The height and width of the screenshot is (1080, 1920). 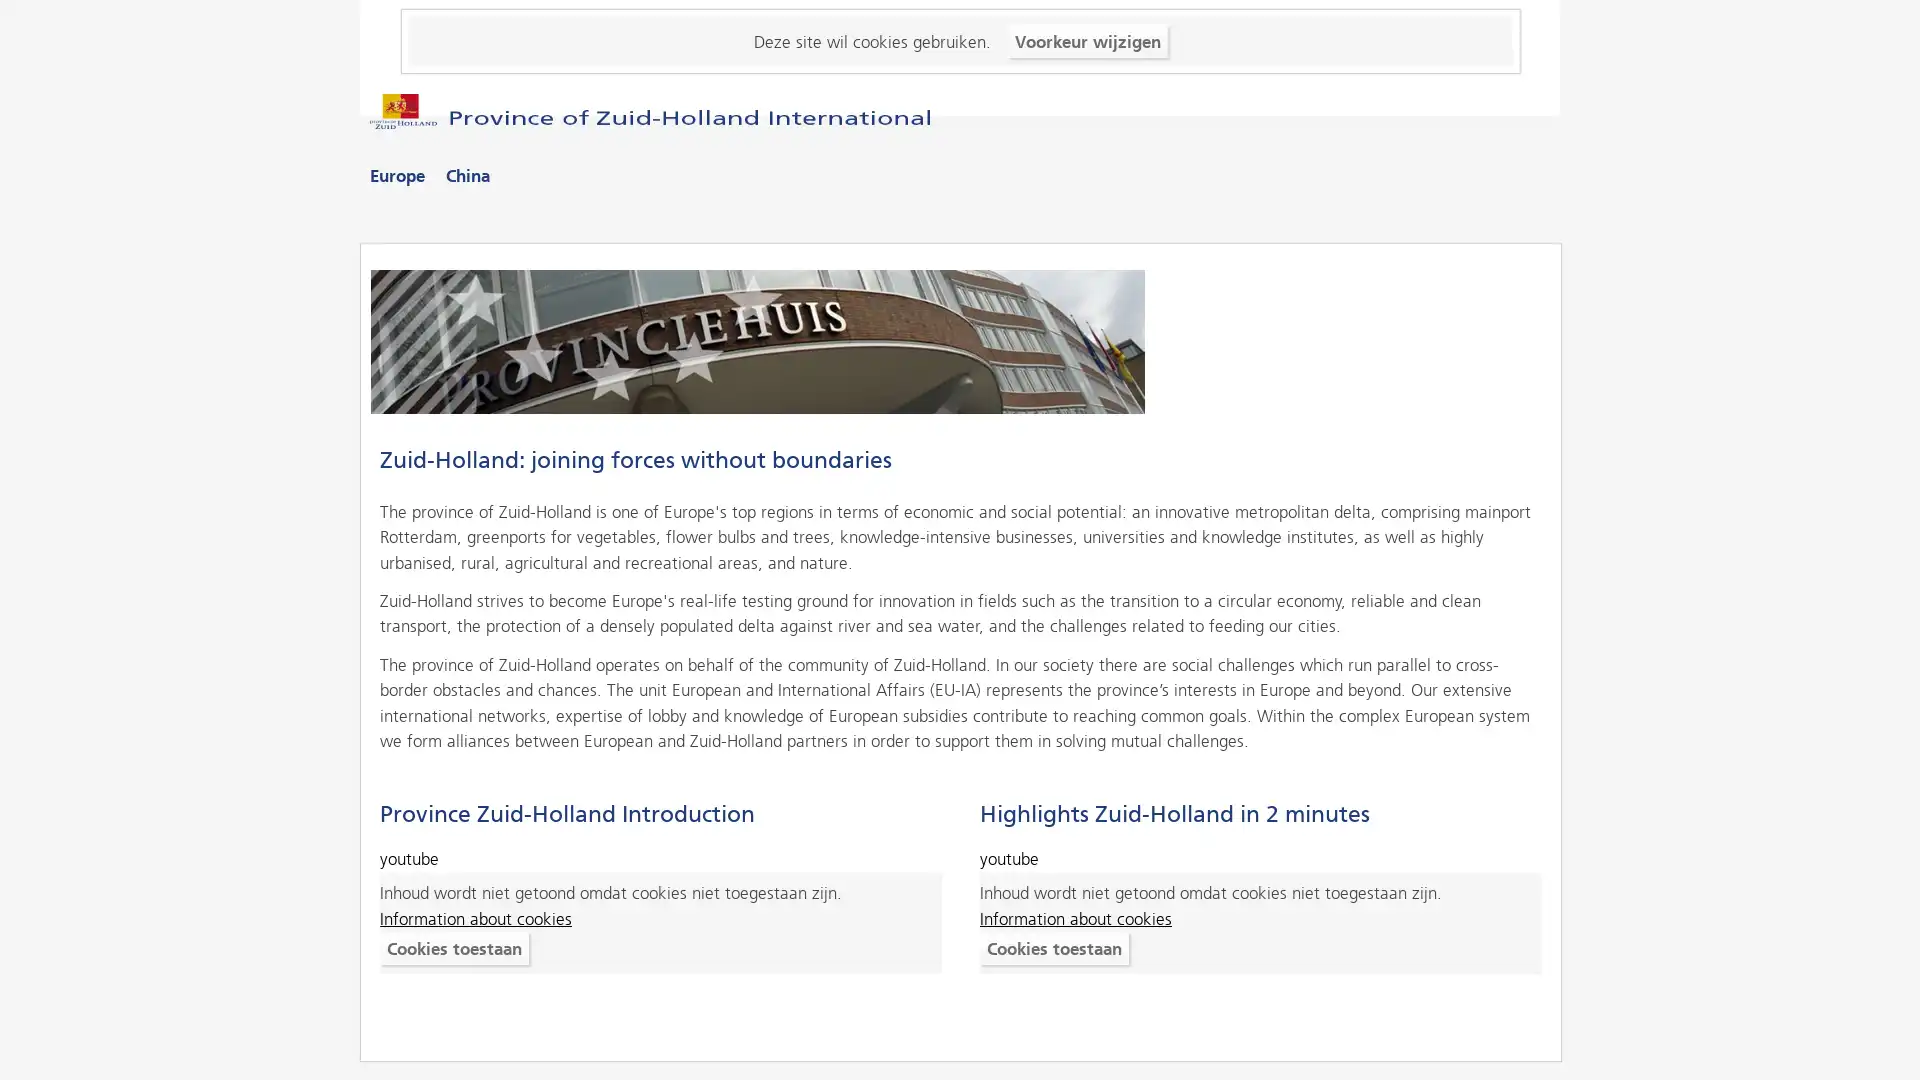 What do you see at coordinates (453, 947) in the screenshot?
I see `Cookies toestaan` at bounding box center [453, 947].